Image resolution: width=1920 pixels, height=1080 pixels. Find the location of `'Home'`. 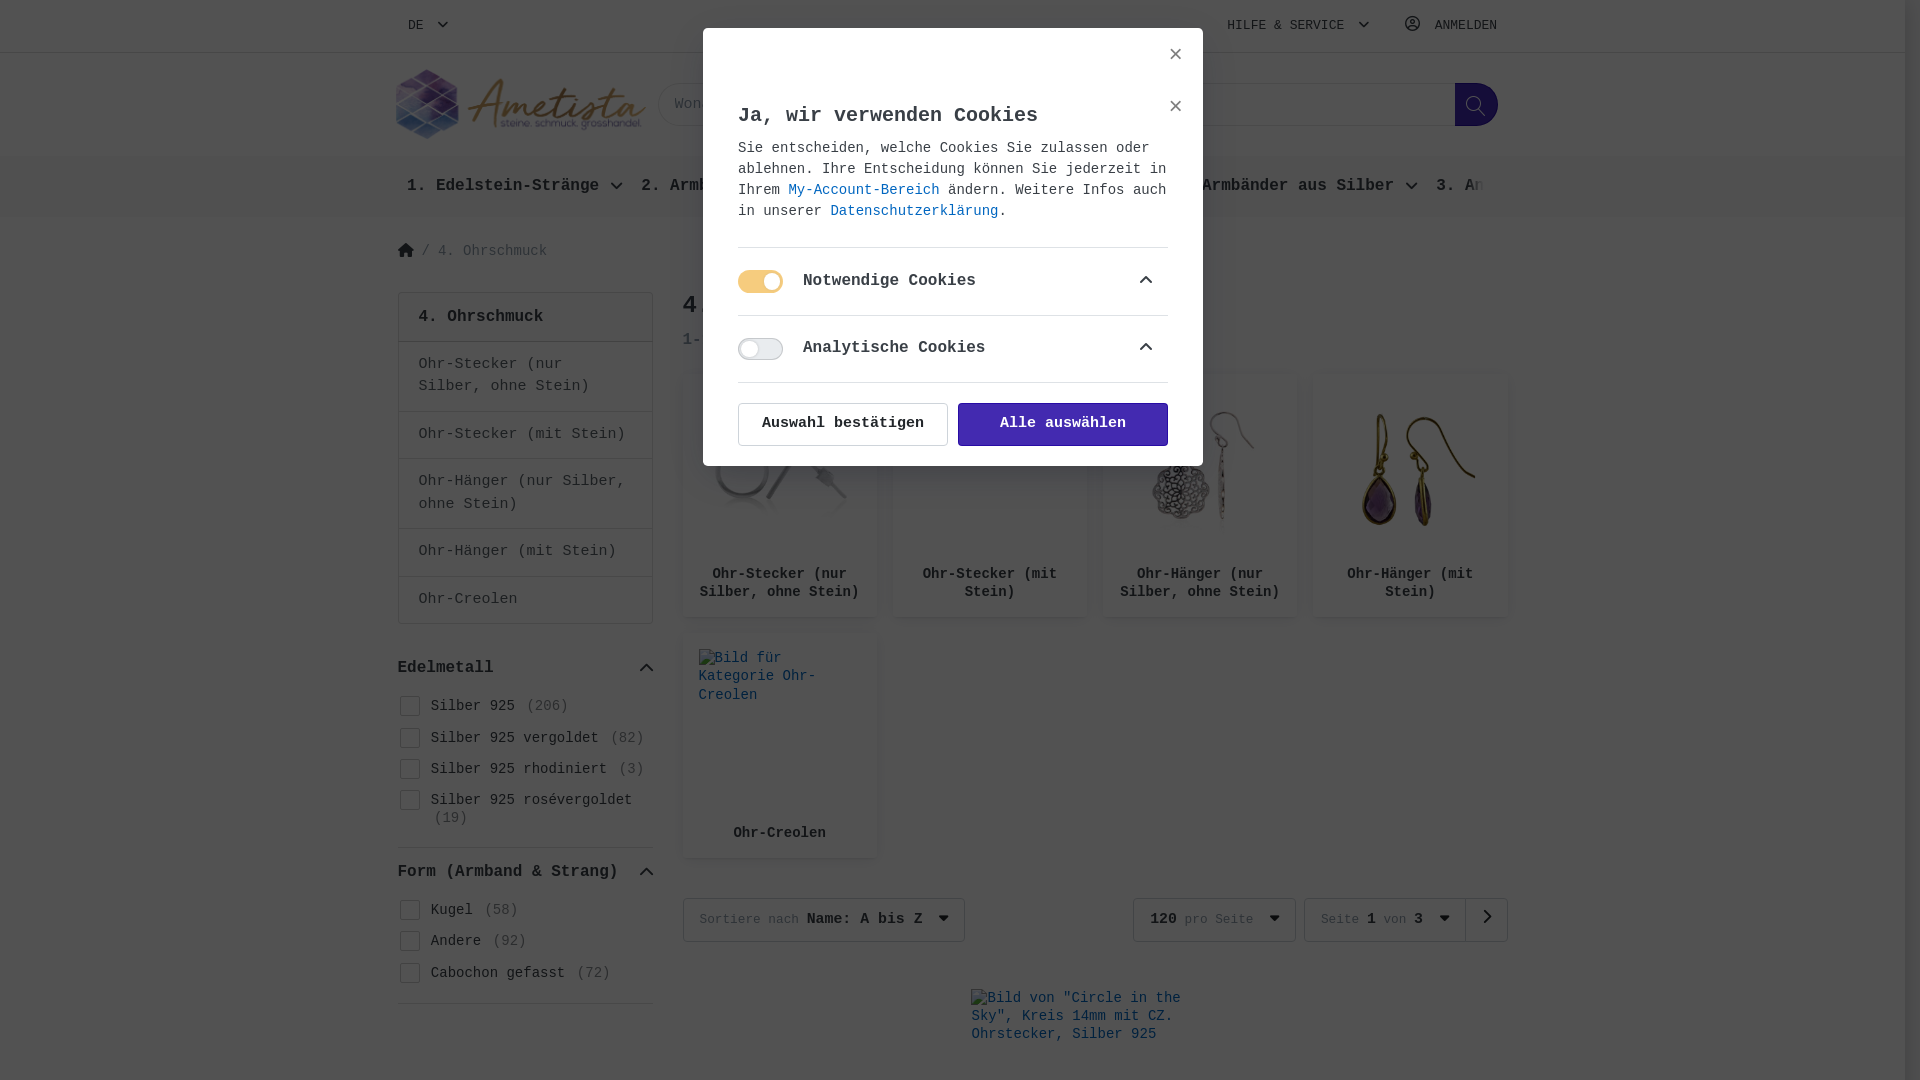

'Home' is located at coordinates (405, 250).